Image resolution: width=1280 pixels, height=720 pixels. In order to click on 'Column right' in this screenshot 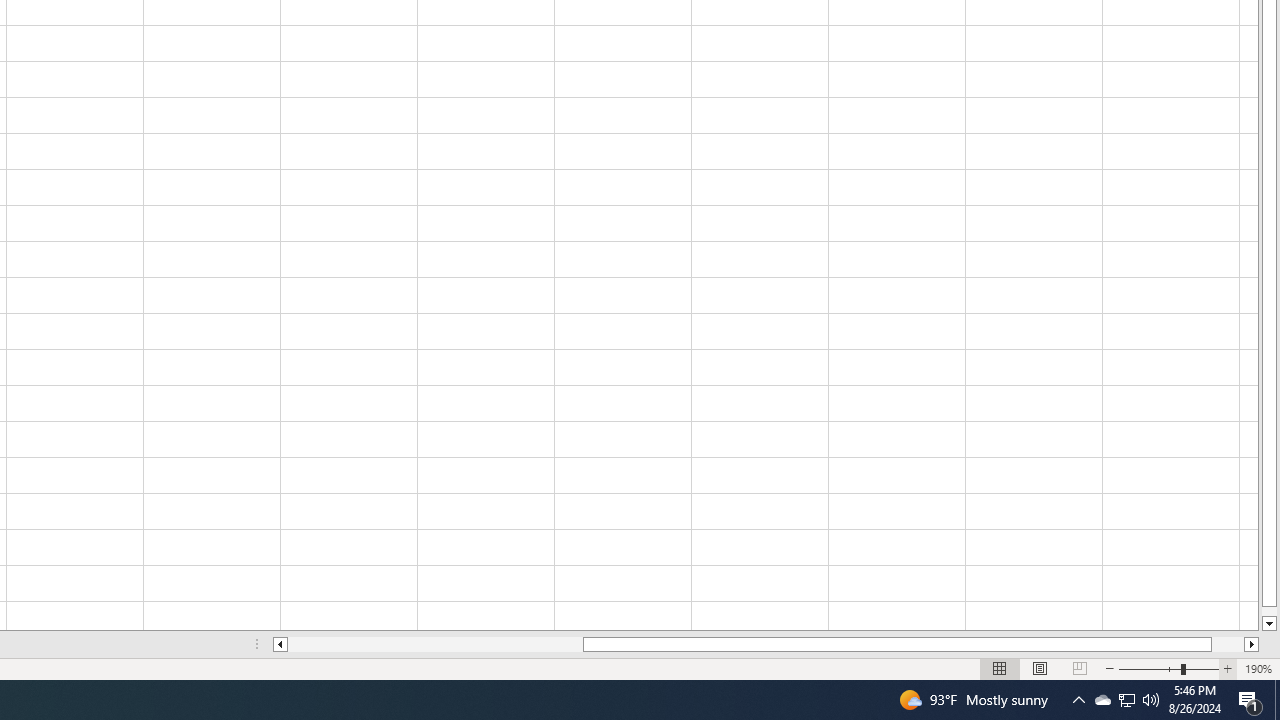, I will do `click(1251, 644)`.